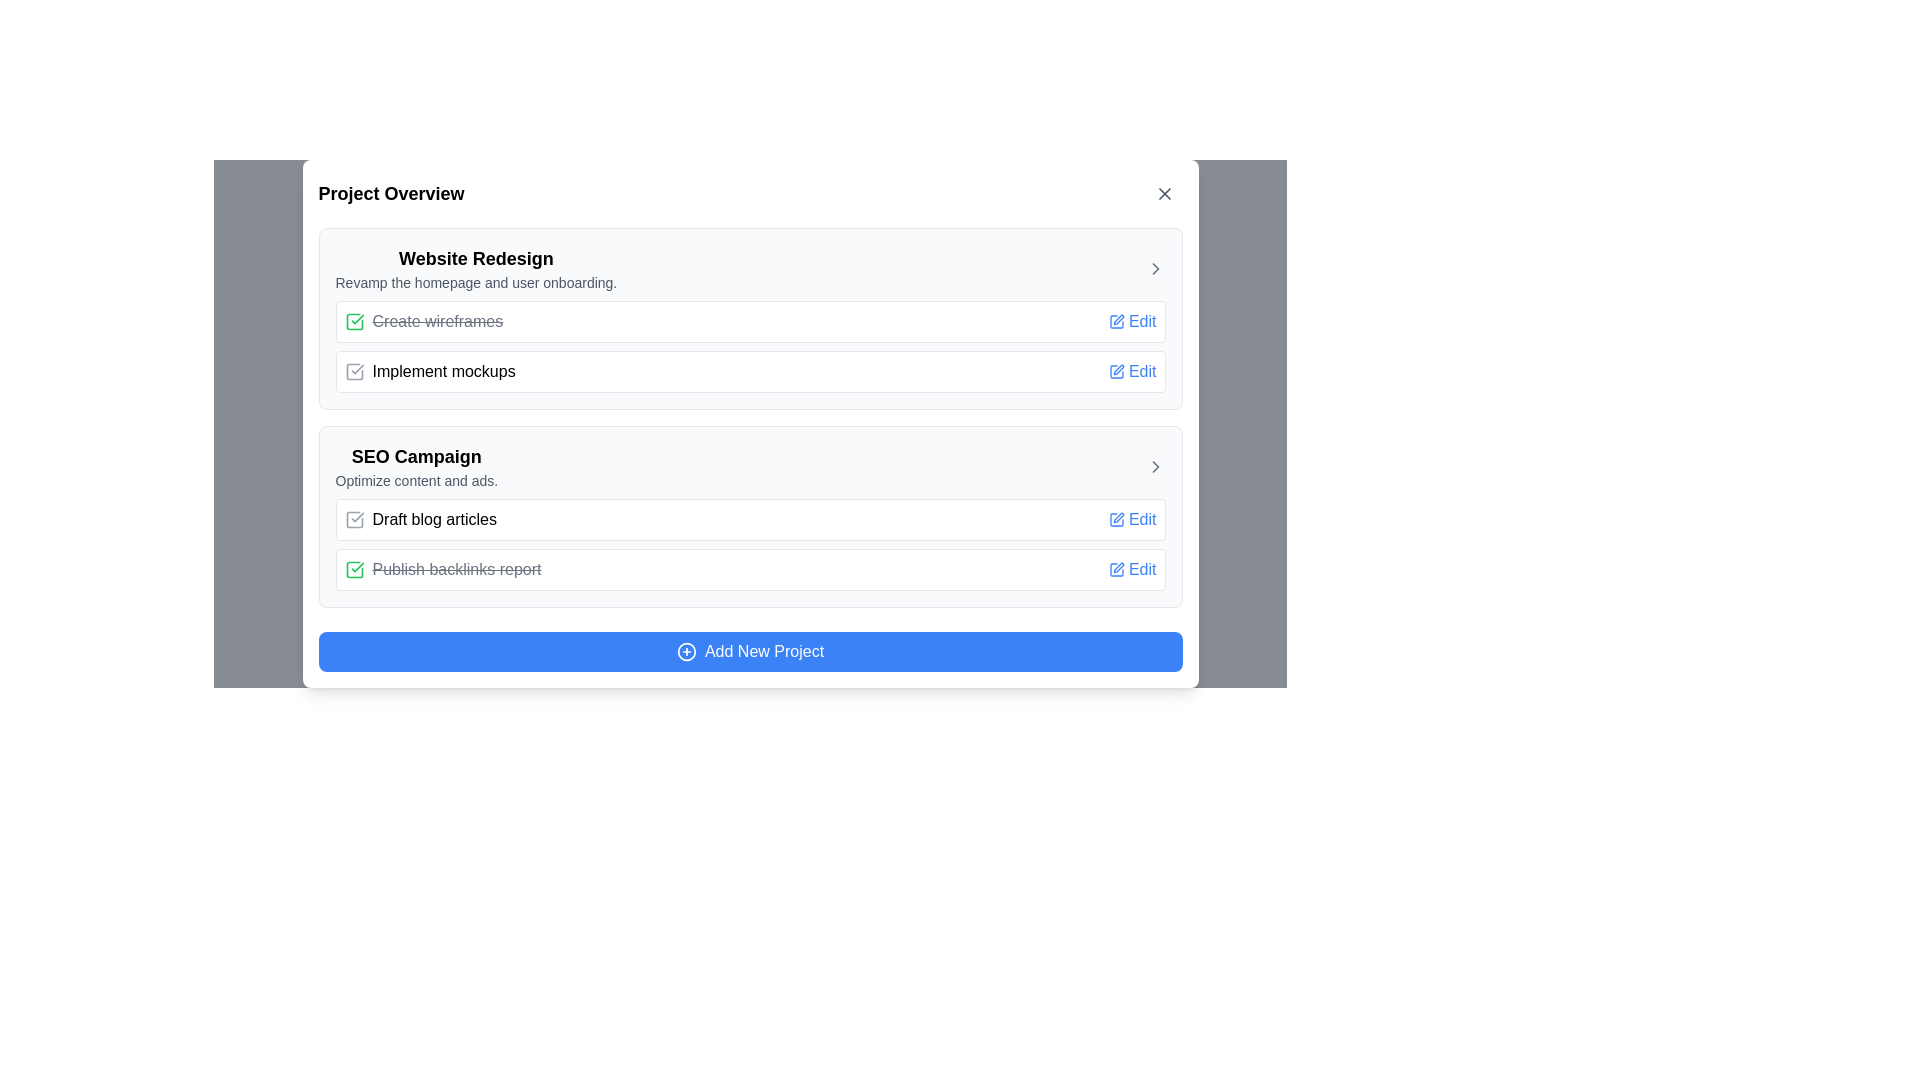  What do you see at coordinates (1115, 371) in the screenshot?
I see `the vector graphic indicating an editing or modification action located near the top-right of the modal interface` at bounding box center [1115, 371].